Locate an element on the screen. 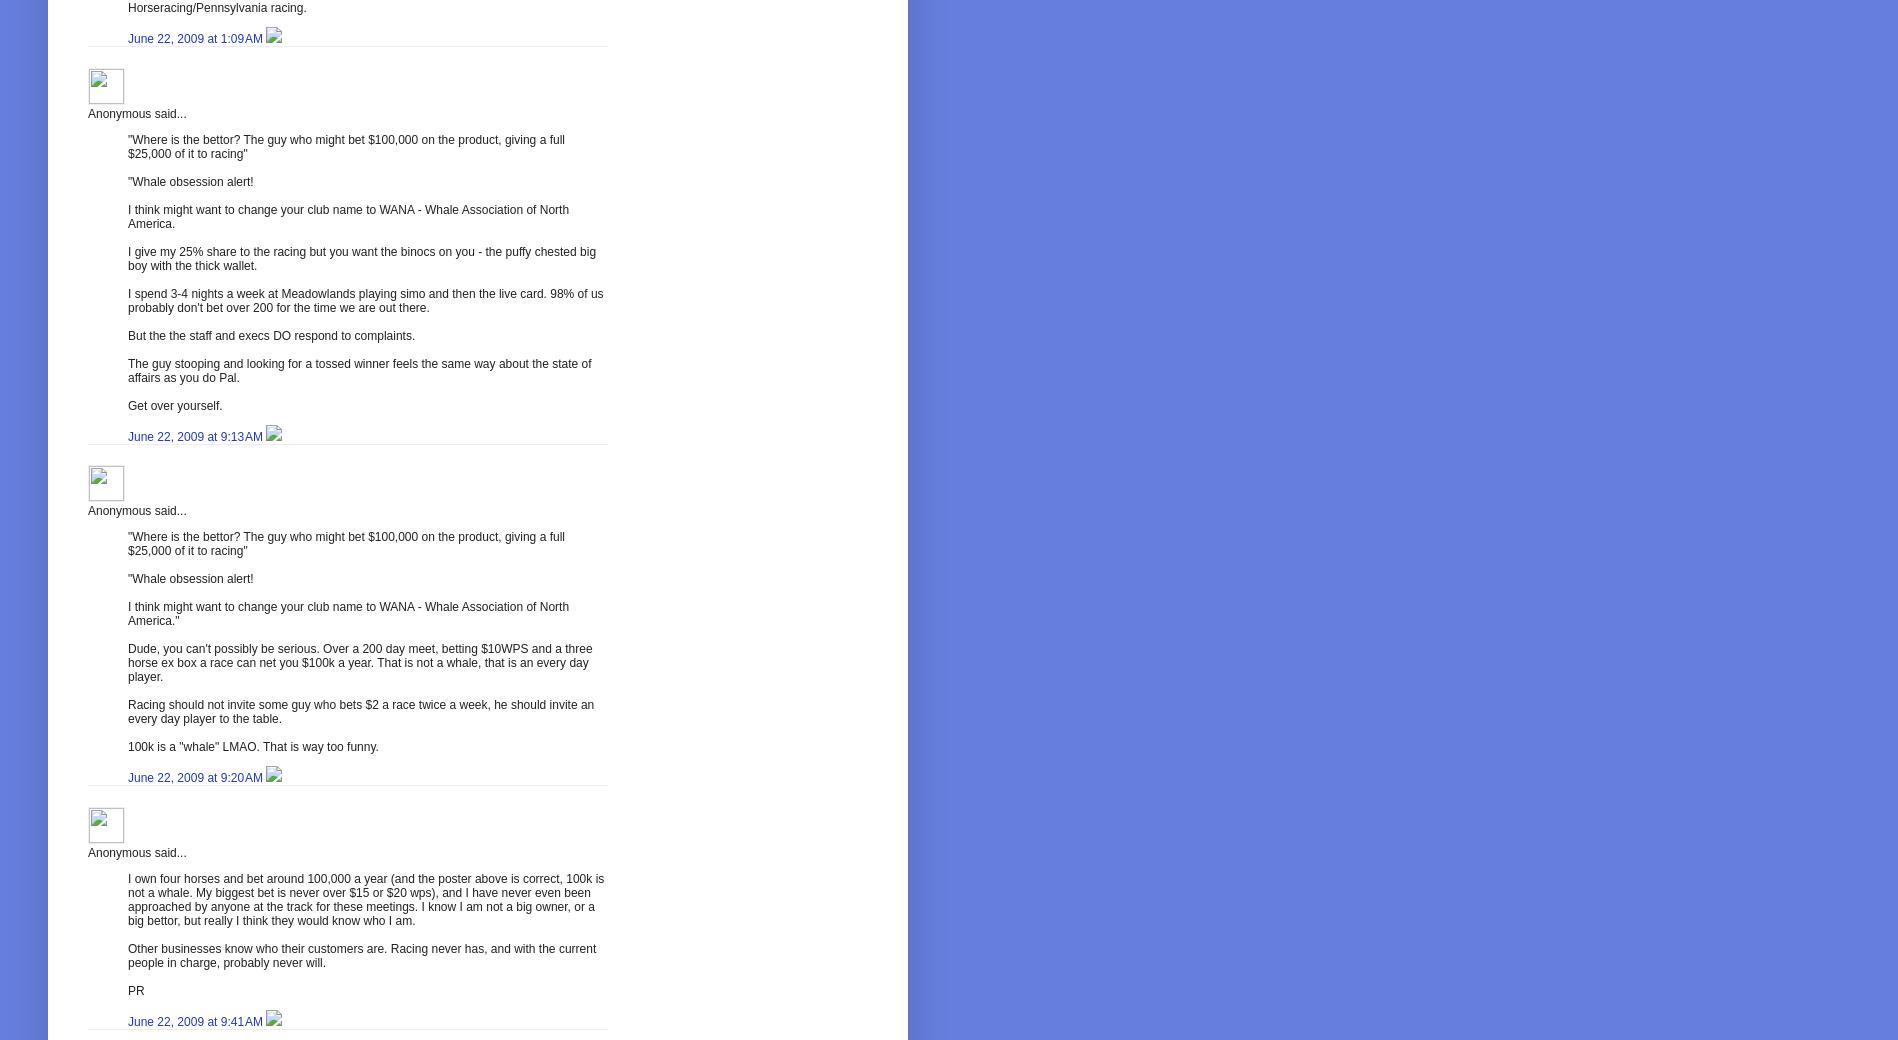 The width and height of the screenshot is (1898, 1040). 'The guy stooping and looking for a tossed winner feels the same way about the state of affairs as you do Pal.' is located at coordinates (127, 369).